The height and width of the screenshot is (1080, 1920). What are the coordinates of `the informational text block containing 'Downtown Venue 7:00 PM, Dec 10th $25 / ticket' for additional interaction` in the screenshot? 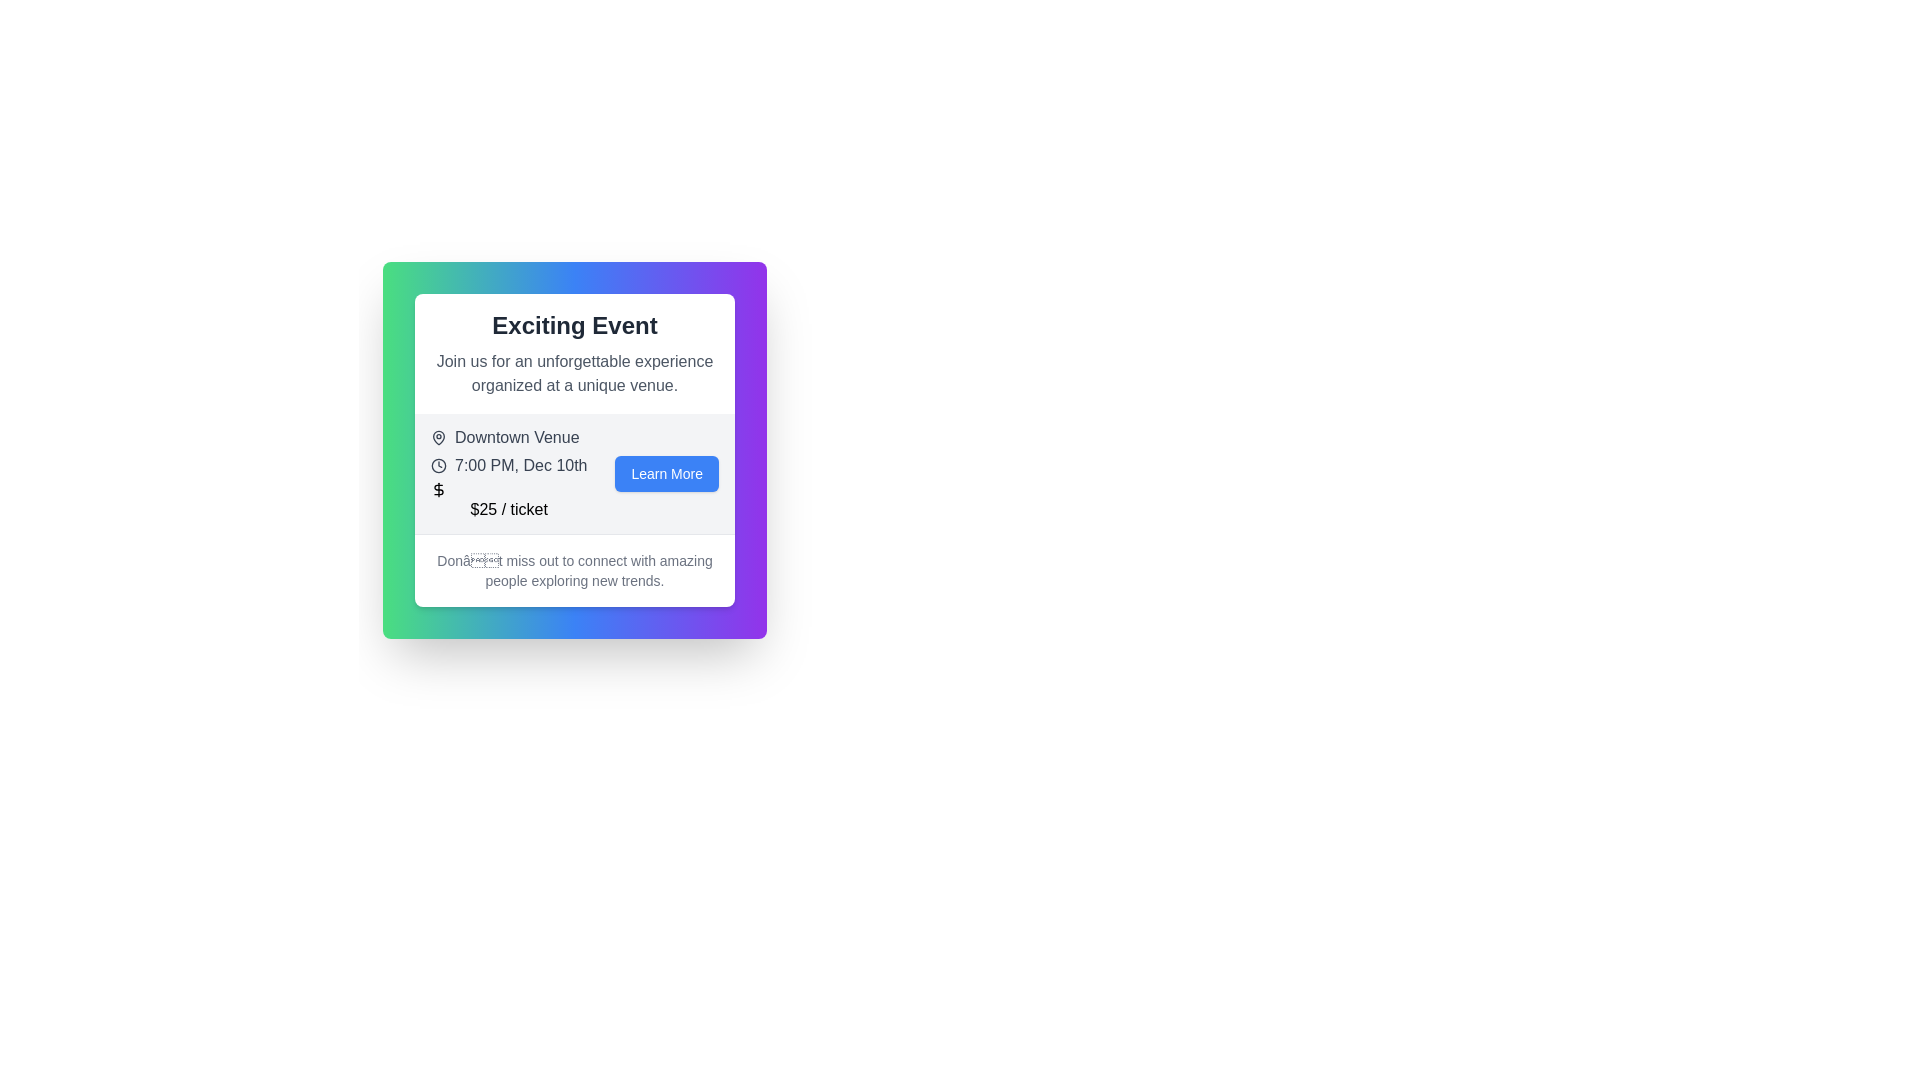 It's located at (509, 474).